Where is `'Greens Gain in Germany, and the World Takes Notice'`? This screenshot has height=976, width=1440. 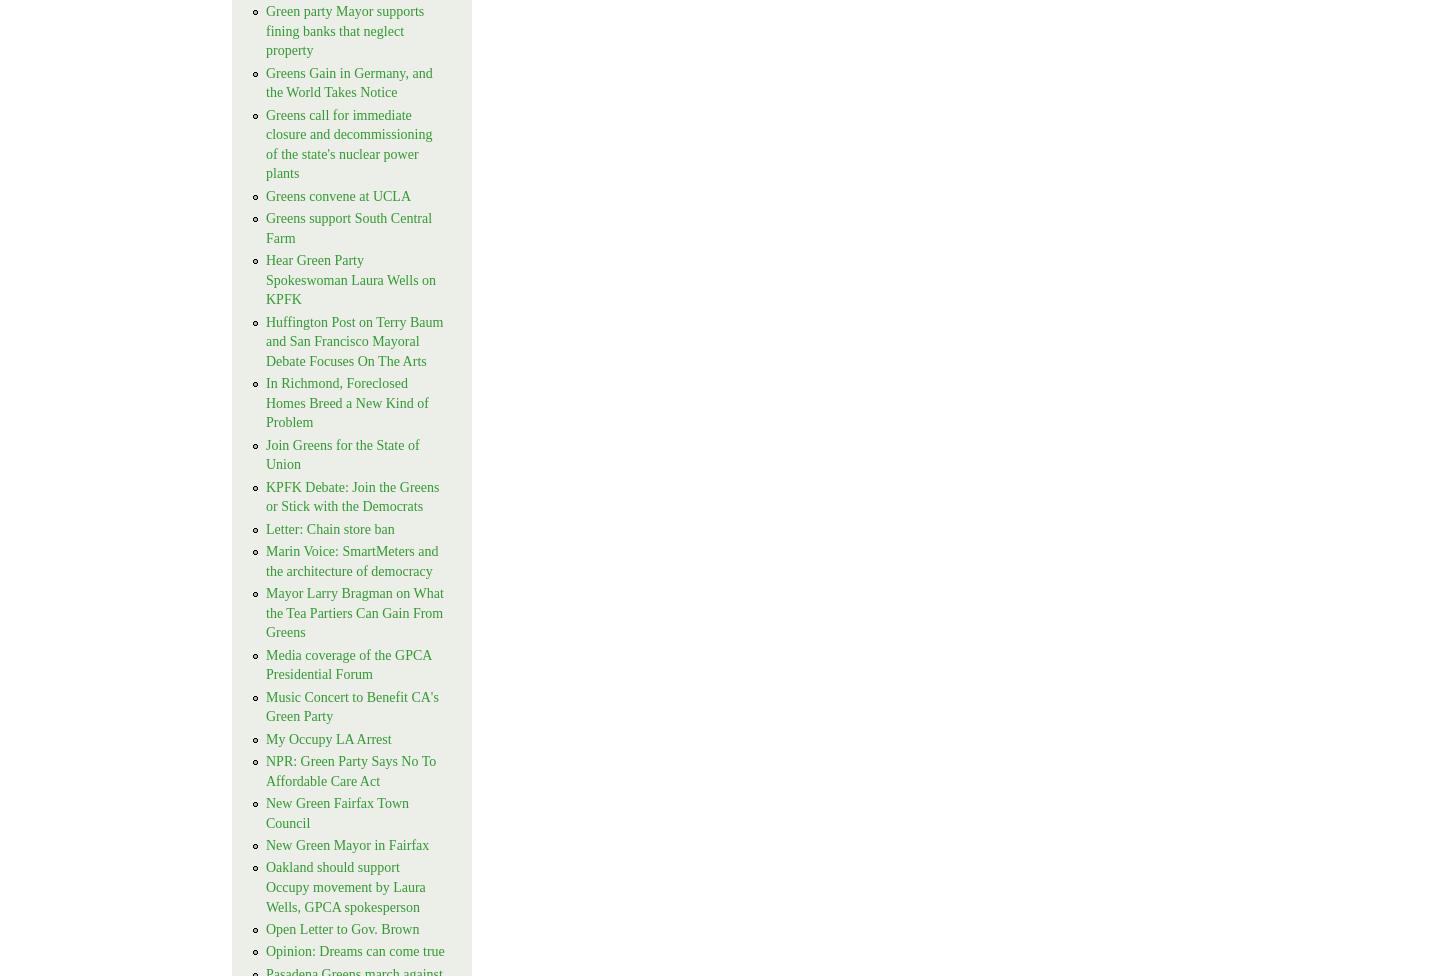 'Greens Gain in Germany, and the World Takes Notice' is located at coordinates (349, 82).